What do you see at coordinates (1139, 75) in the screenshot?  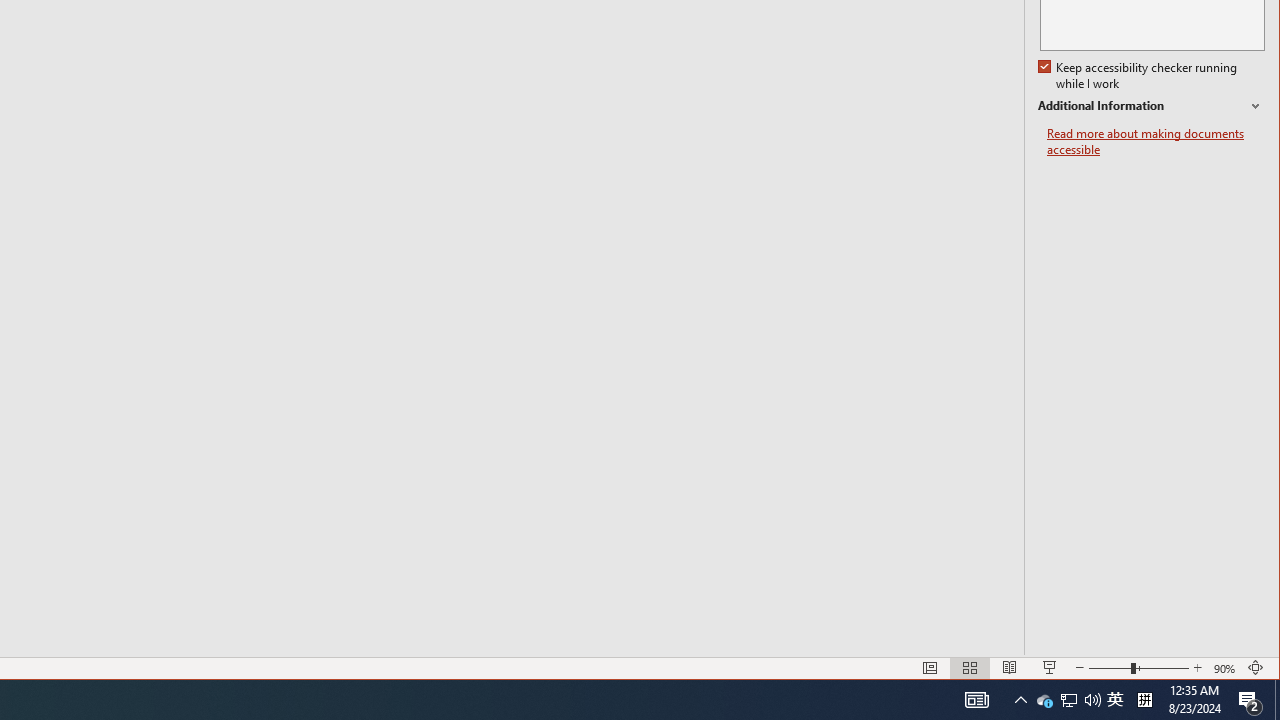 I see `'Keep accessibility checker running while I work'` at bounding box center [1139, 75].